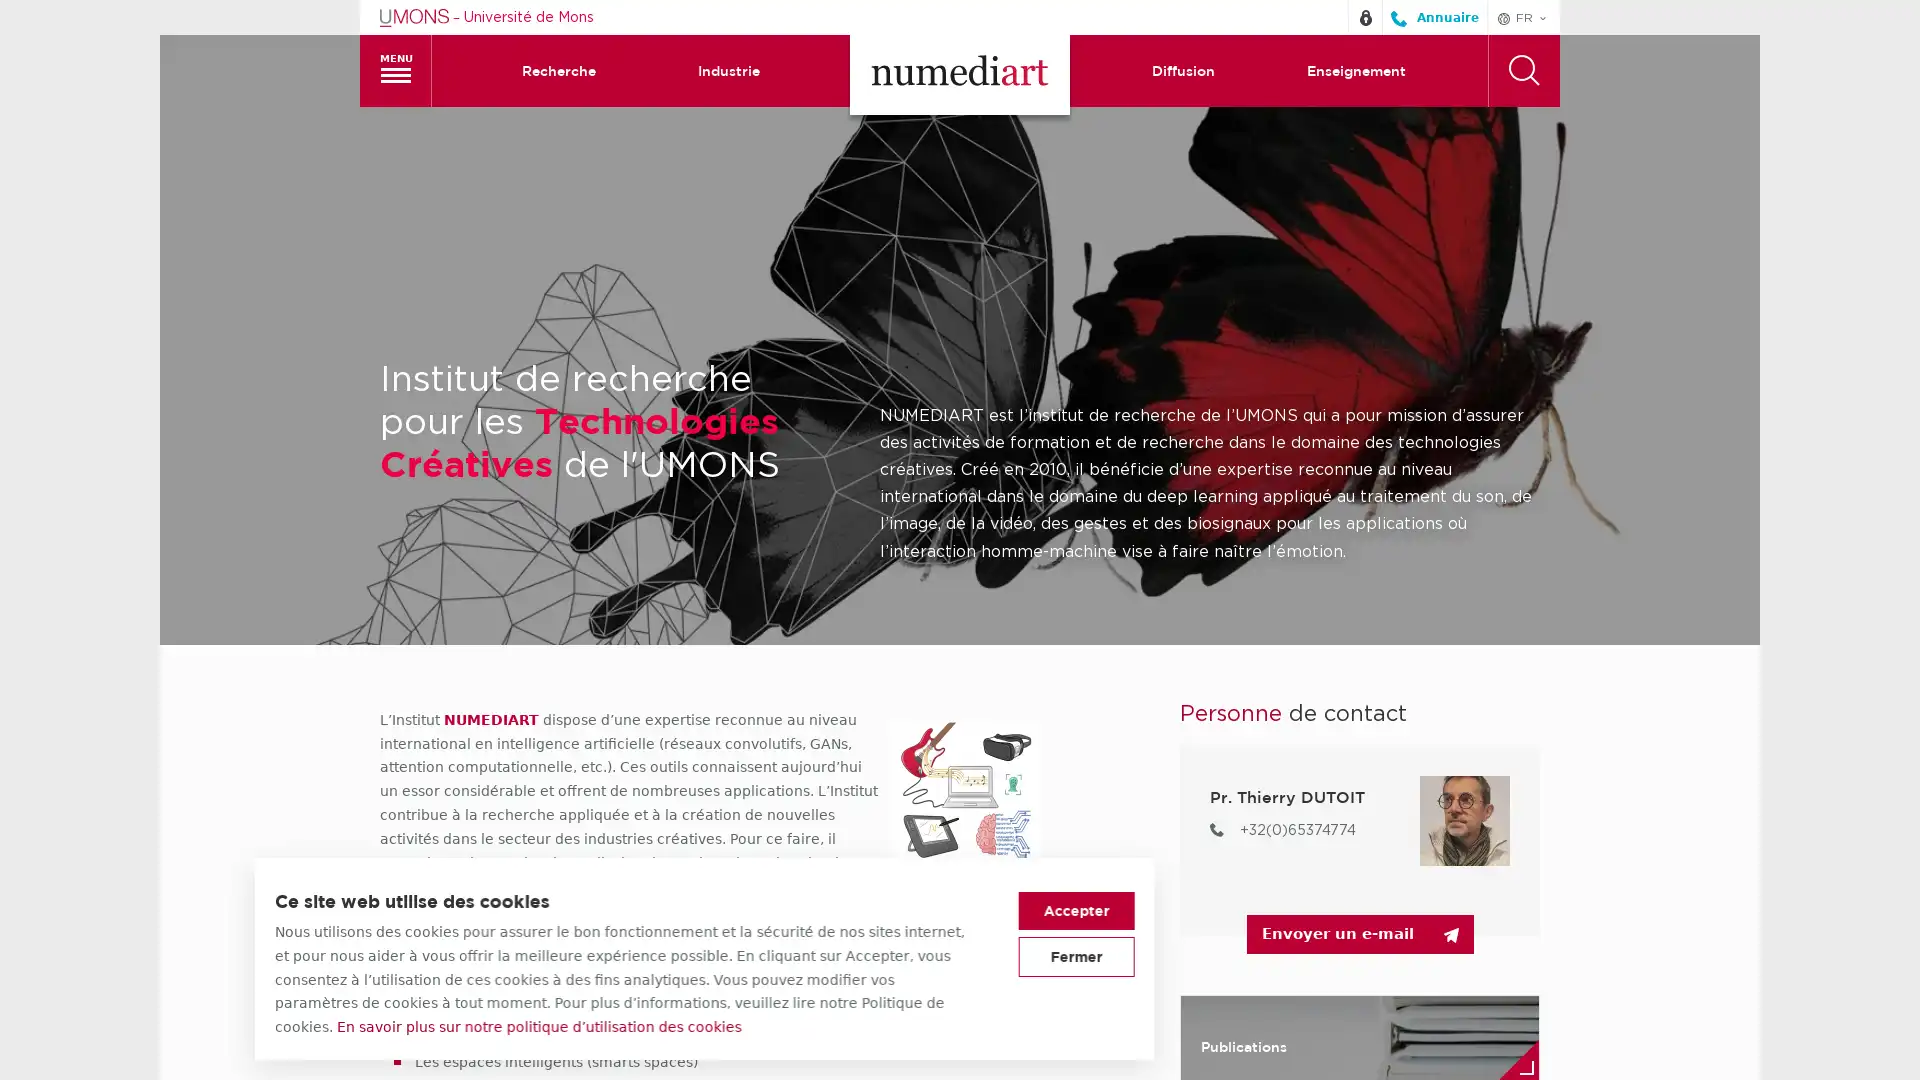 The image size is (1920, 1080). What do you see at coordinates (1332, 955) in the screenshot?
I see `Fermer` at bounding box center [1332, 955].